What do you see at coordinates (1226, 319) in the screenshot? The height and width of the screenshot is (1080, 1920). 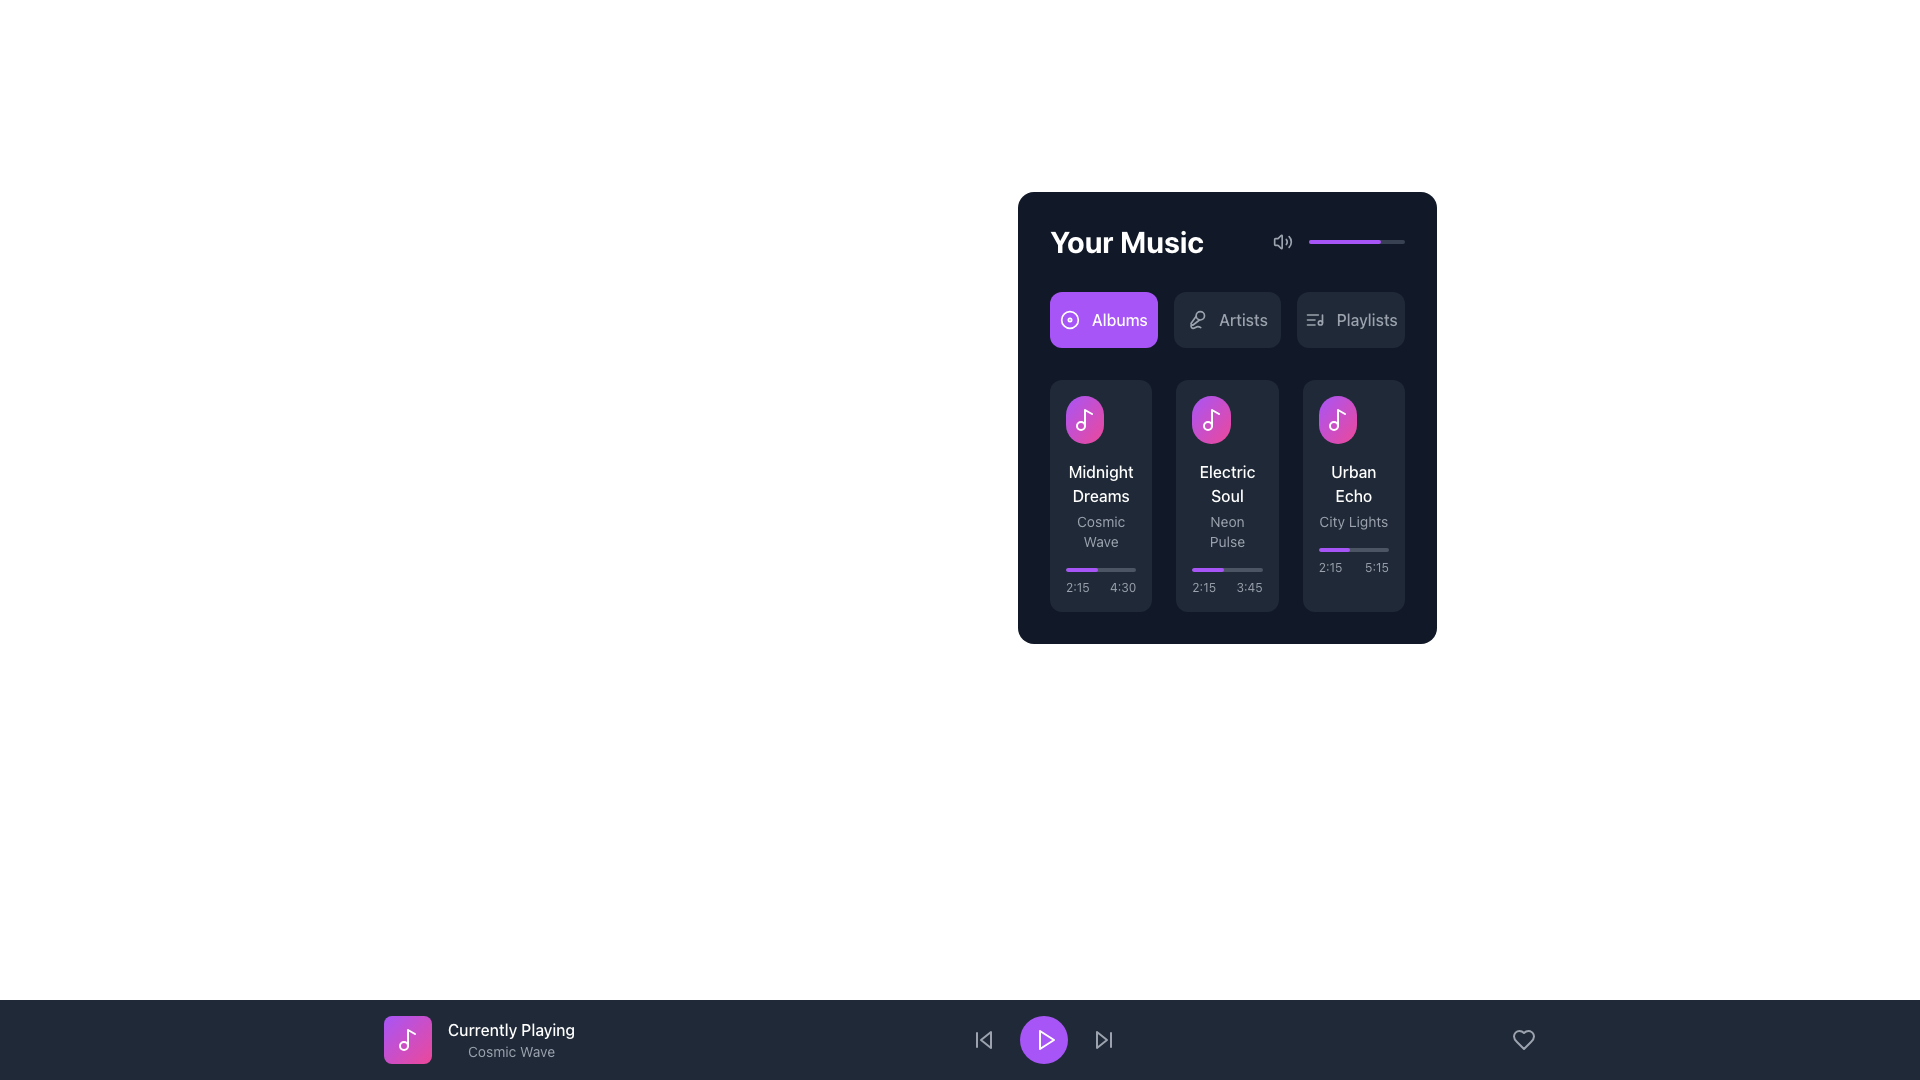 I see `the navigation button group located in the 'Your Music' section, which allows switching between views like 'Albums,' 'Artists,' and 'Playlists'` at bounding box center [1226, 319].